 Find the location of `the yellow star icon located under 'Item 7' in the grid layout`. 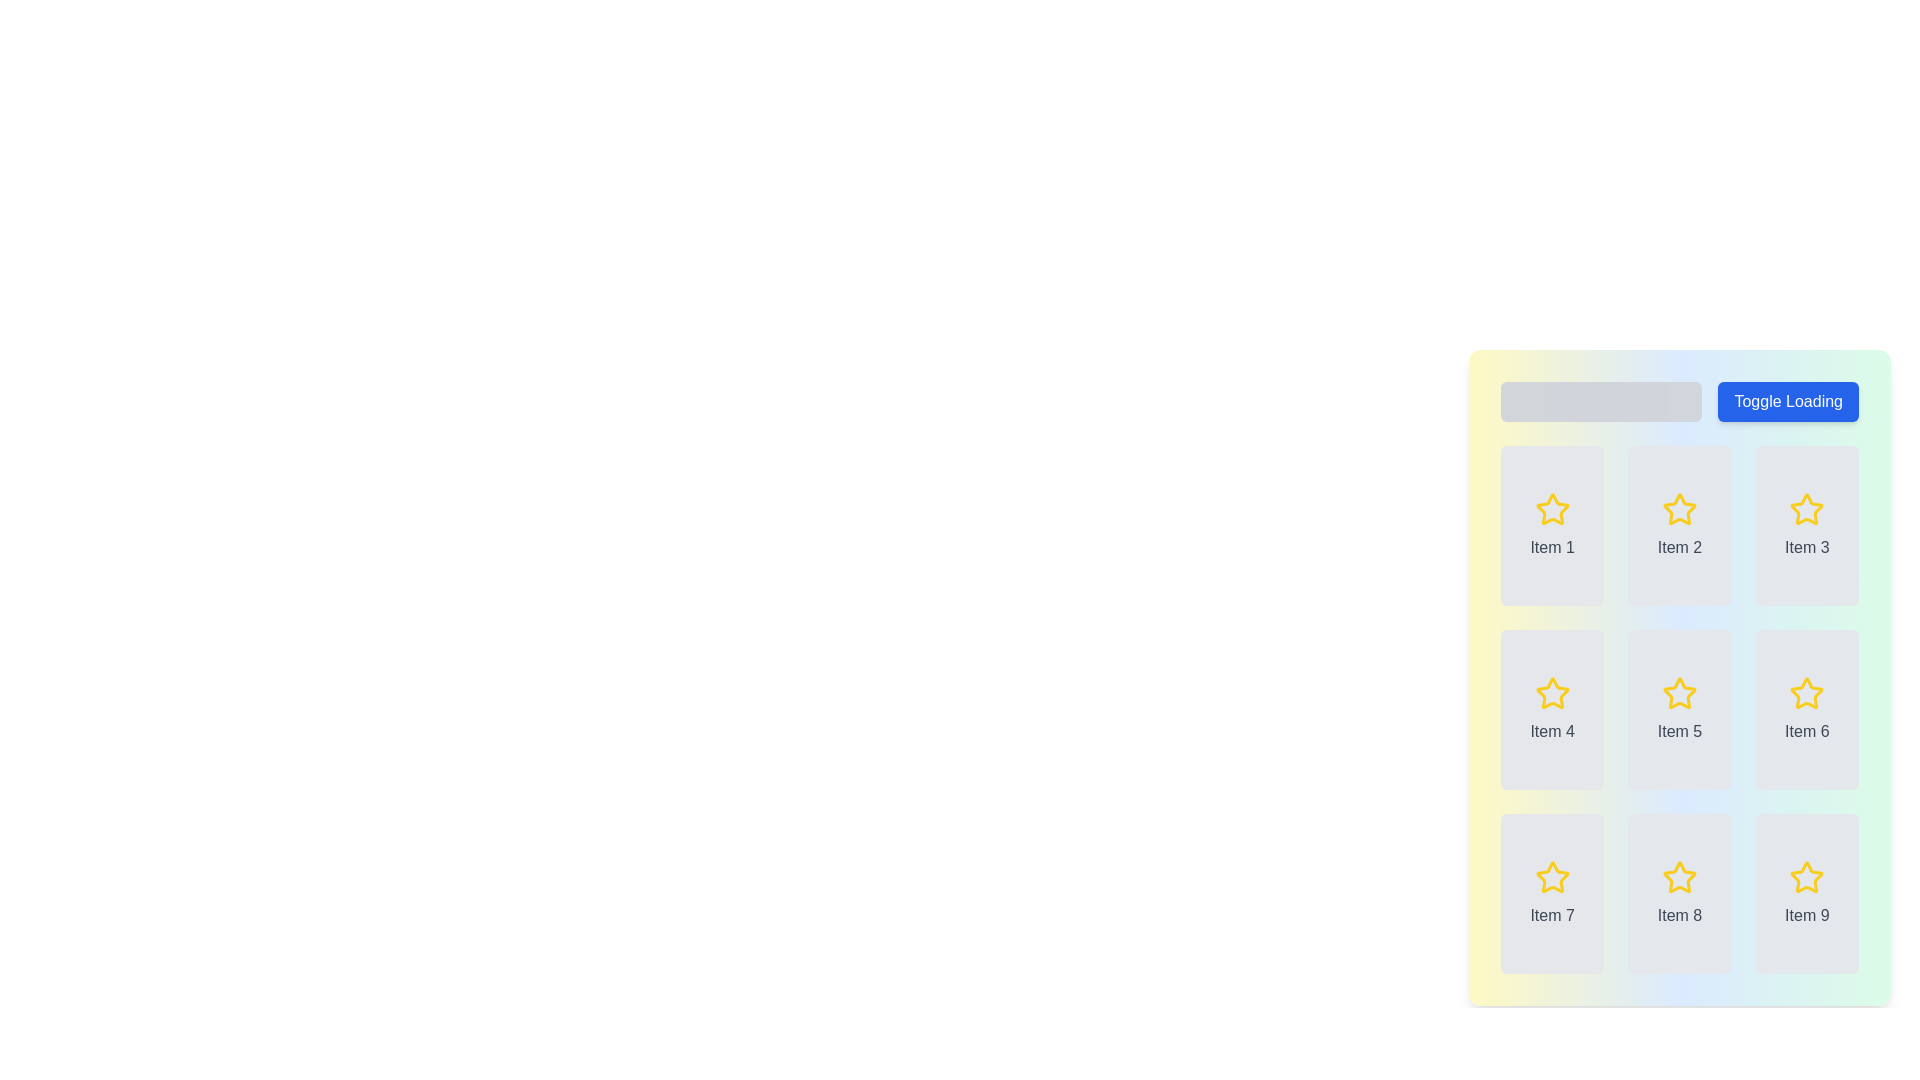

the yellow star icon located under 'Item 7' in the grid layout is located at coordinates (1551, 876).